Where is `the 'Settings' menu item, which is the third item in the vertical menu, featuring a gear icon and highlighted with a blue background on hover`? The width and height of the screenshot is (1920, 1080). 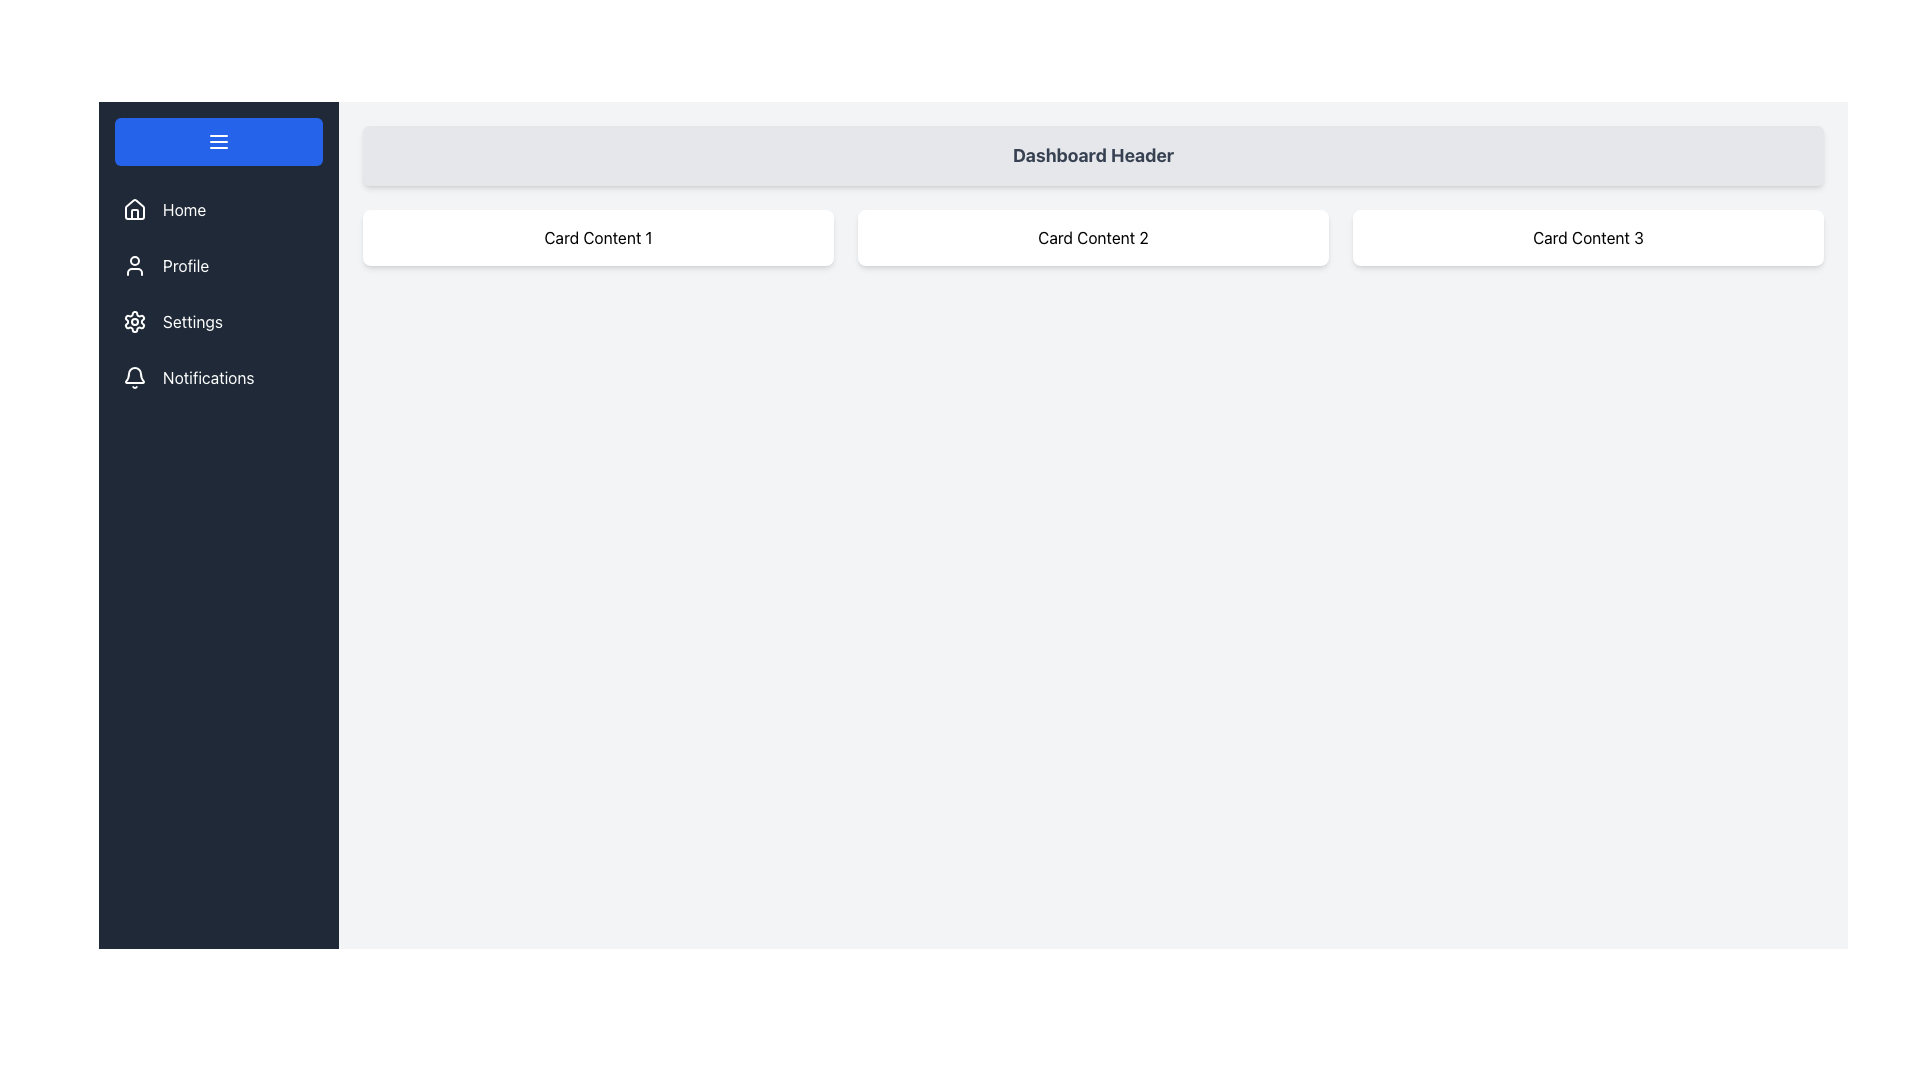
the 'Settings' menu item, which is the third item in the vertical menu, featuring a gear icon and highlighted with a blue background on hover is located at coordinates (219, 320).